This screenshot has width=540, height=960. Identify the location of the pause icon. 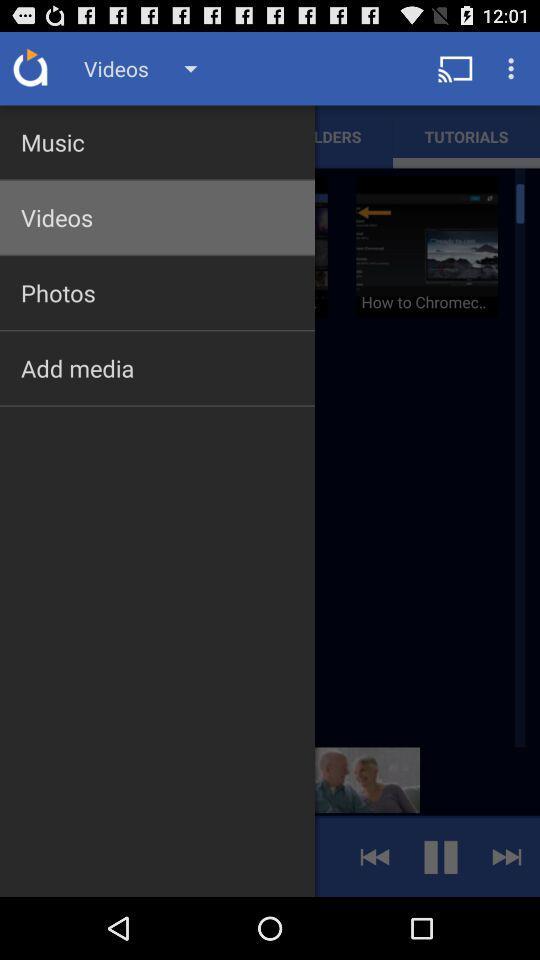
(441, 917).